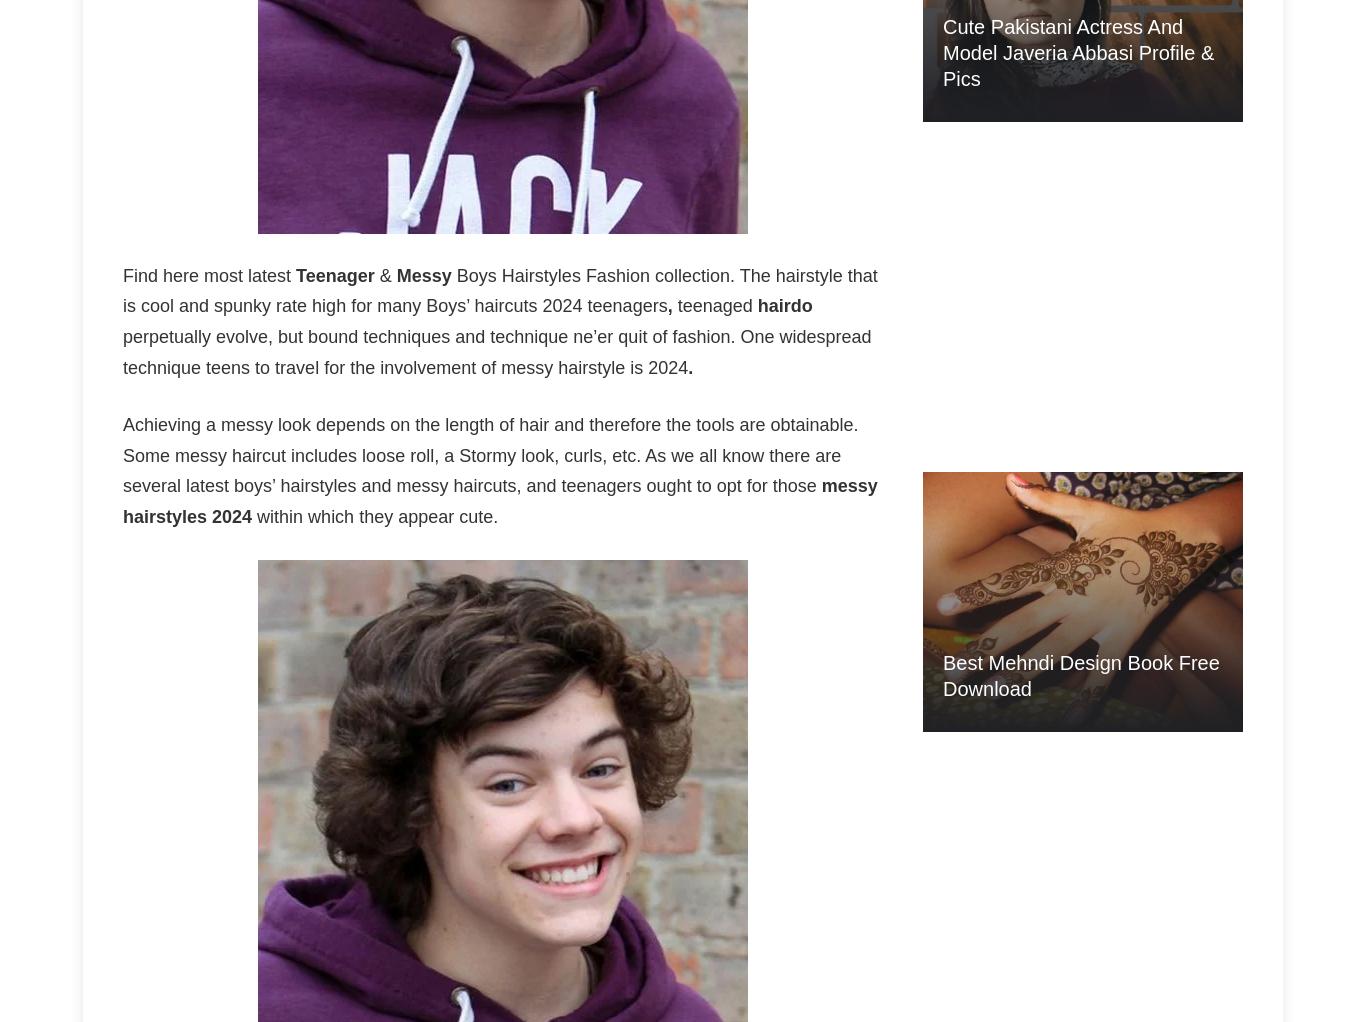 Image resolution: width=1366 pixels, height=1022 pixels. Describe the element at coordinates (1080, 674) in the screenshot. I see `'Best Mehndi Design Book Free Download'` at that location.